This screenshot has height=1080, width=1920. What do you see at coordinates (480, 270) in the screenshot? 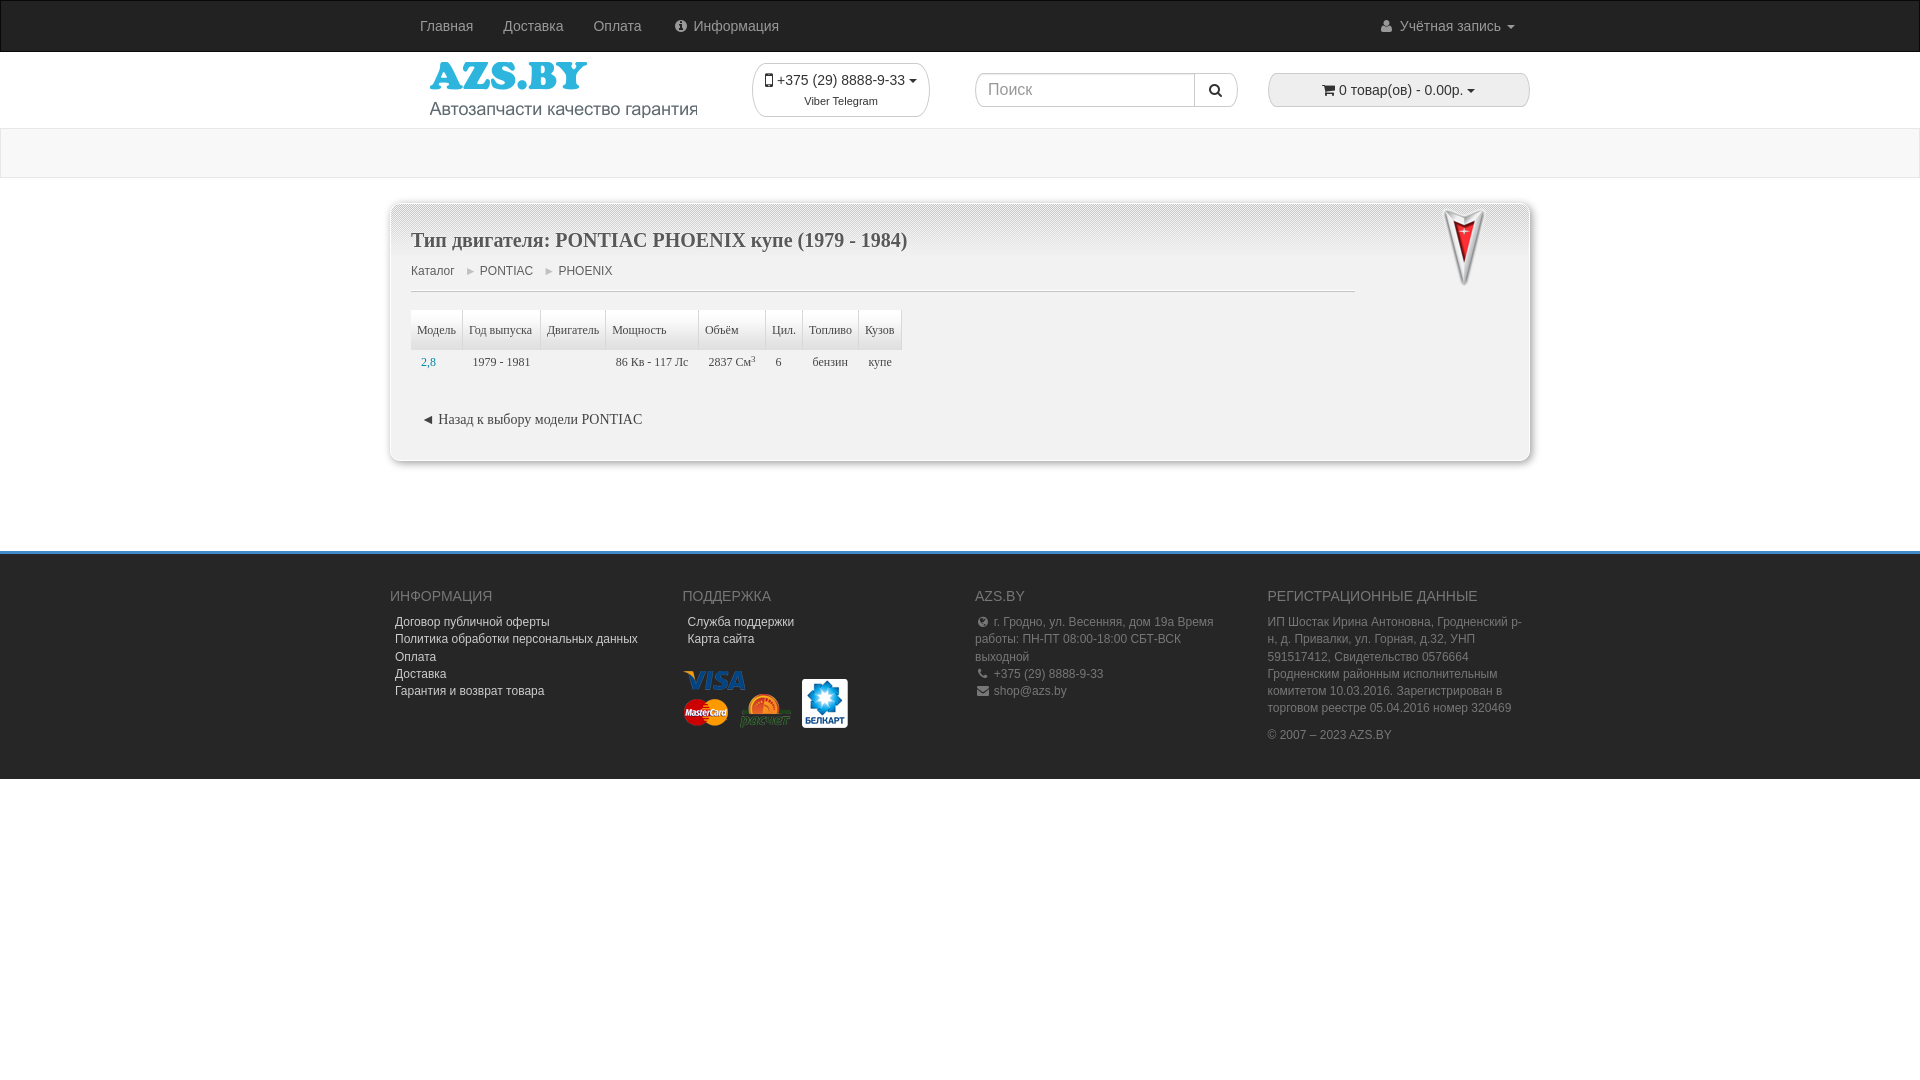
I see `'PONTIAC'` at bounding box center [480, 270].